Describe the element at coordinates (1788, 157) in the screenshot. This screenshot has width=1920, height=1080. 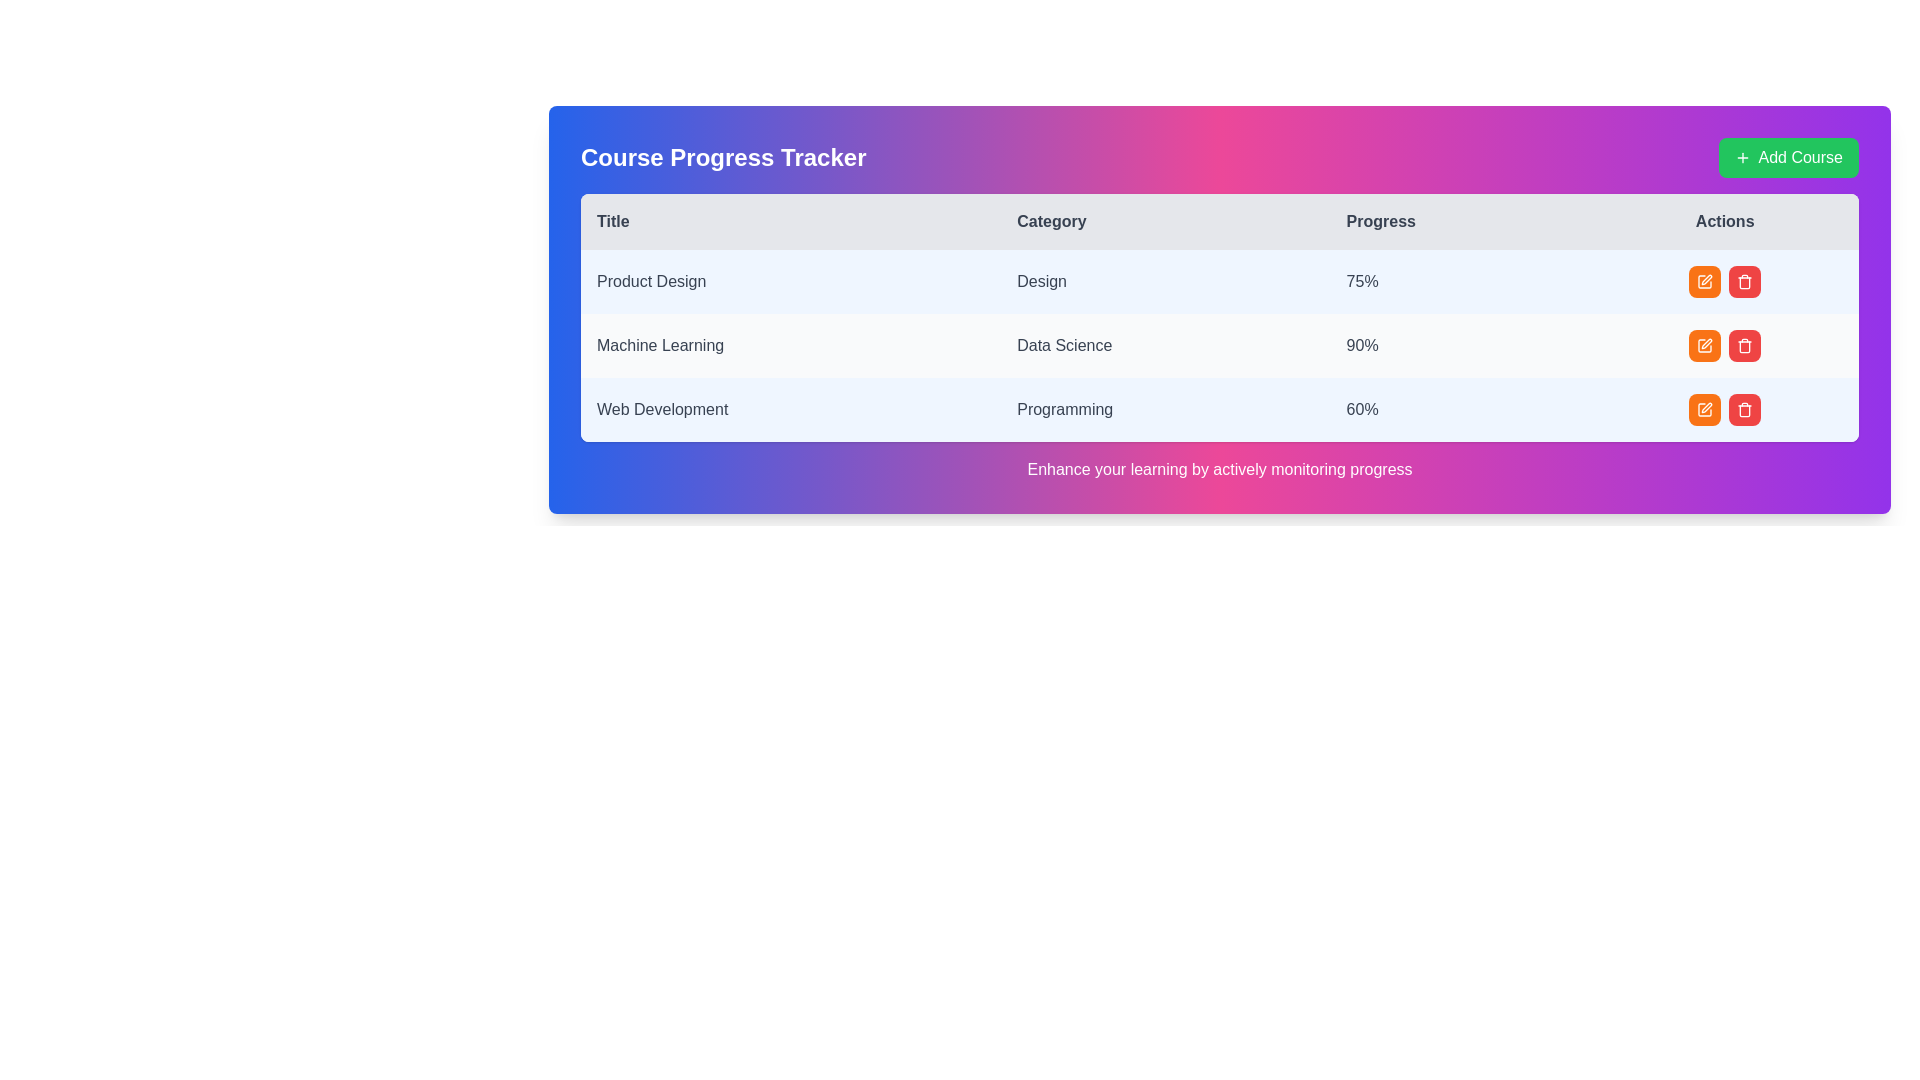
I see `the 'Add Course' button located in the top-right corner of the 'Course Progress Tracker' panel` at that location.